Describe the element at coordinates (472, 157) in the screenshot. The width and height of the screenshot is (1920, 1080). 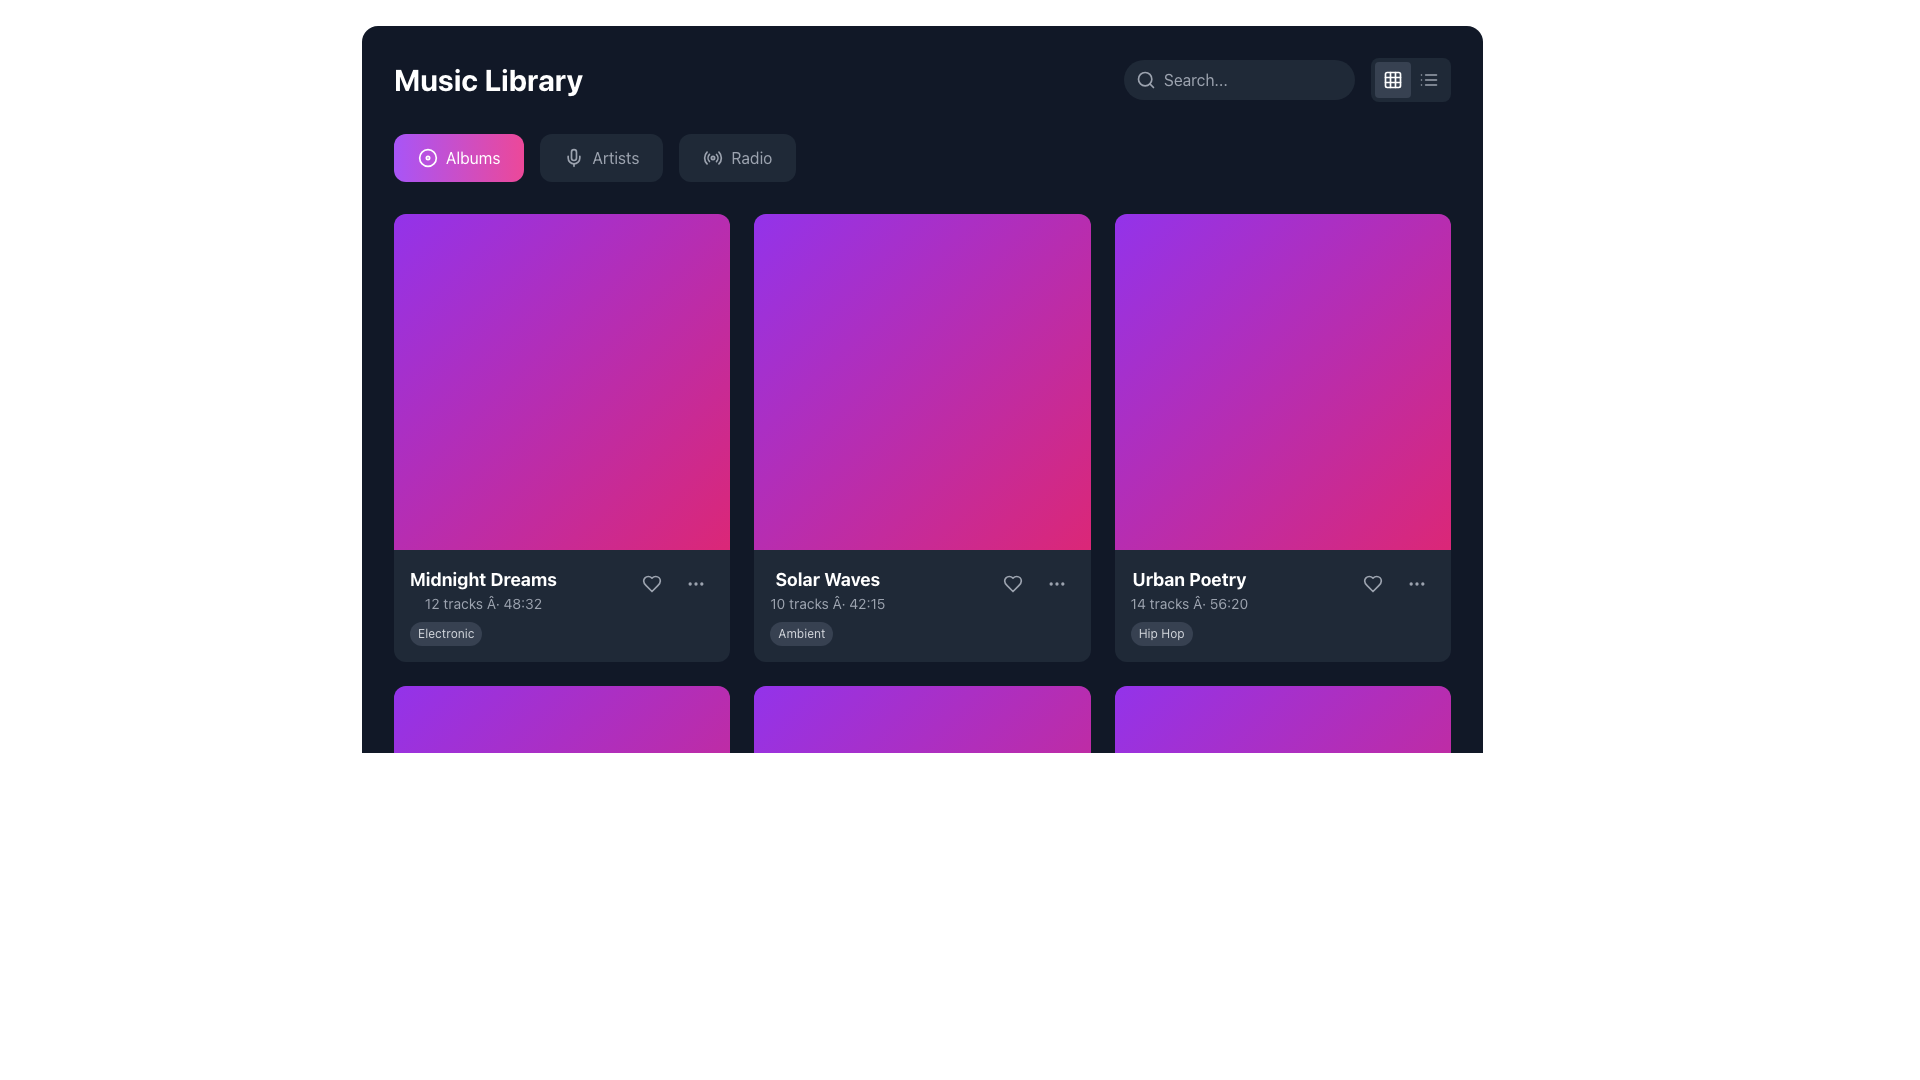
I see `the 'Albums' button, which displays the word 'Albums' in a white font within a gradient background button` at that location.